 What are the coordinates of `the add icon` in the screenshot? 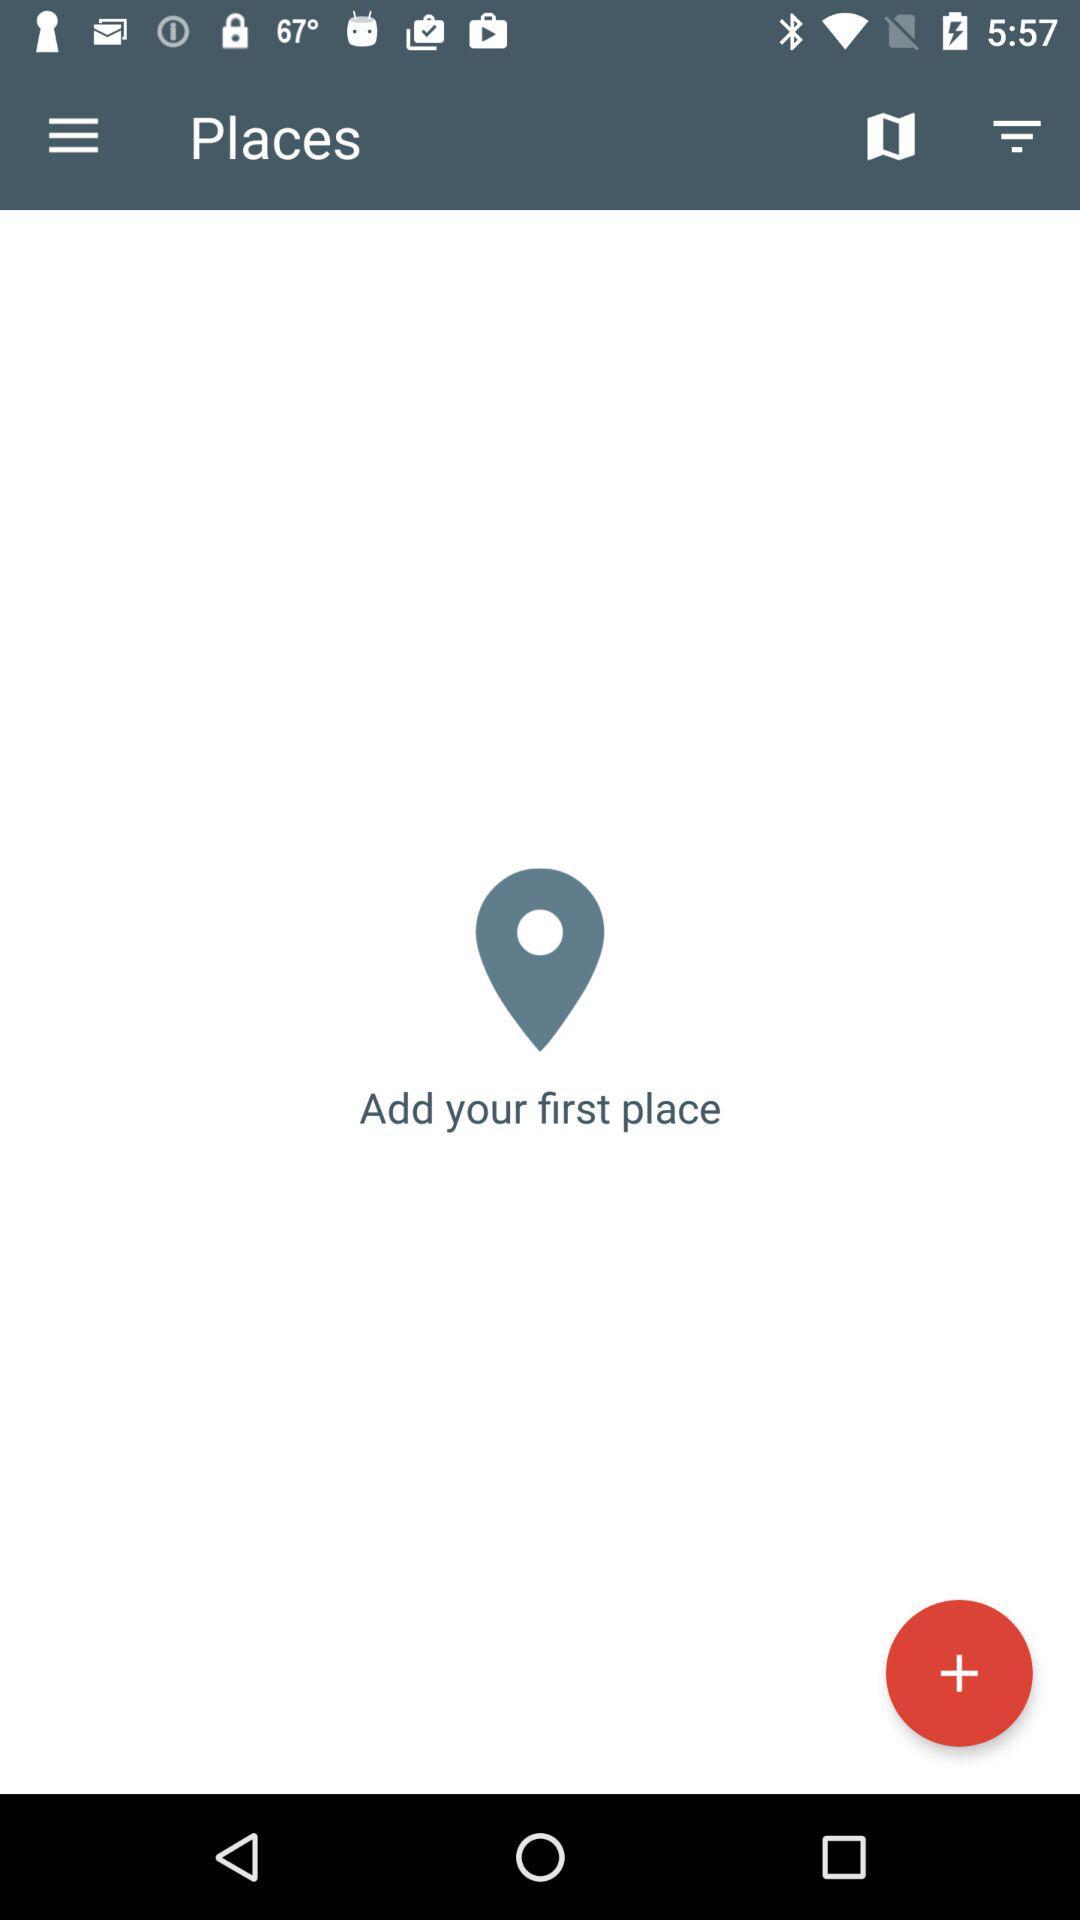 It's located at (958, 1673).